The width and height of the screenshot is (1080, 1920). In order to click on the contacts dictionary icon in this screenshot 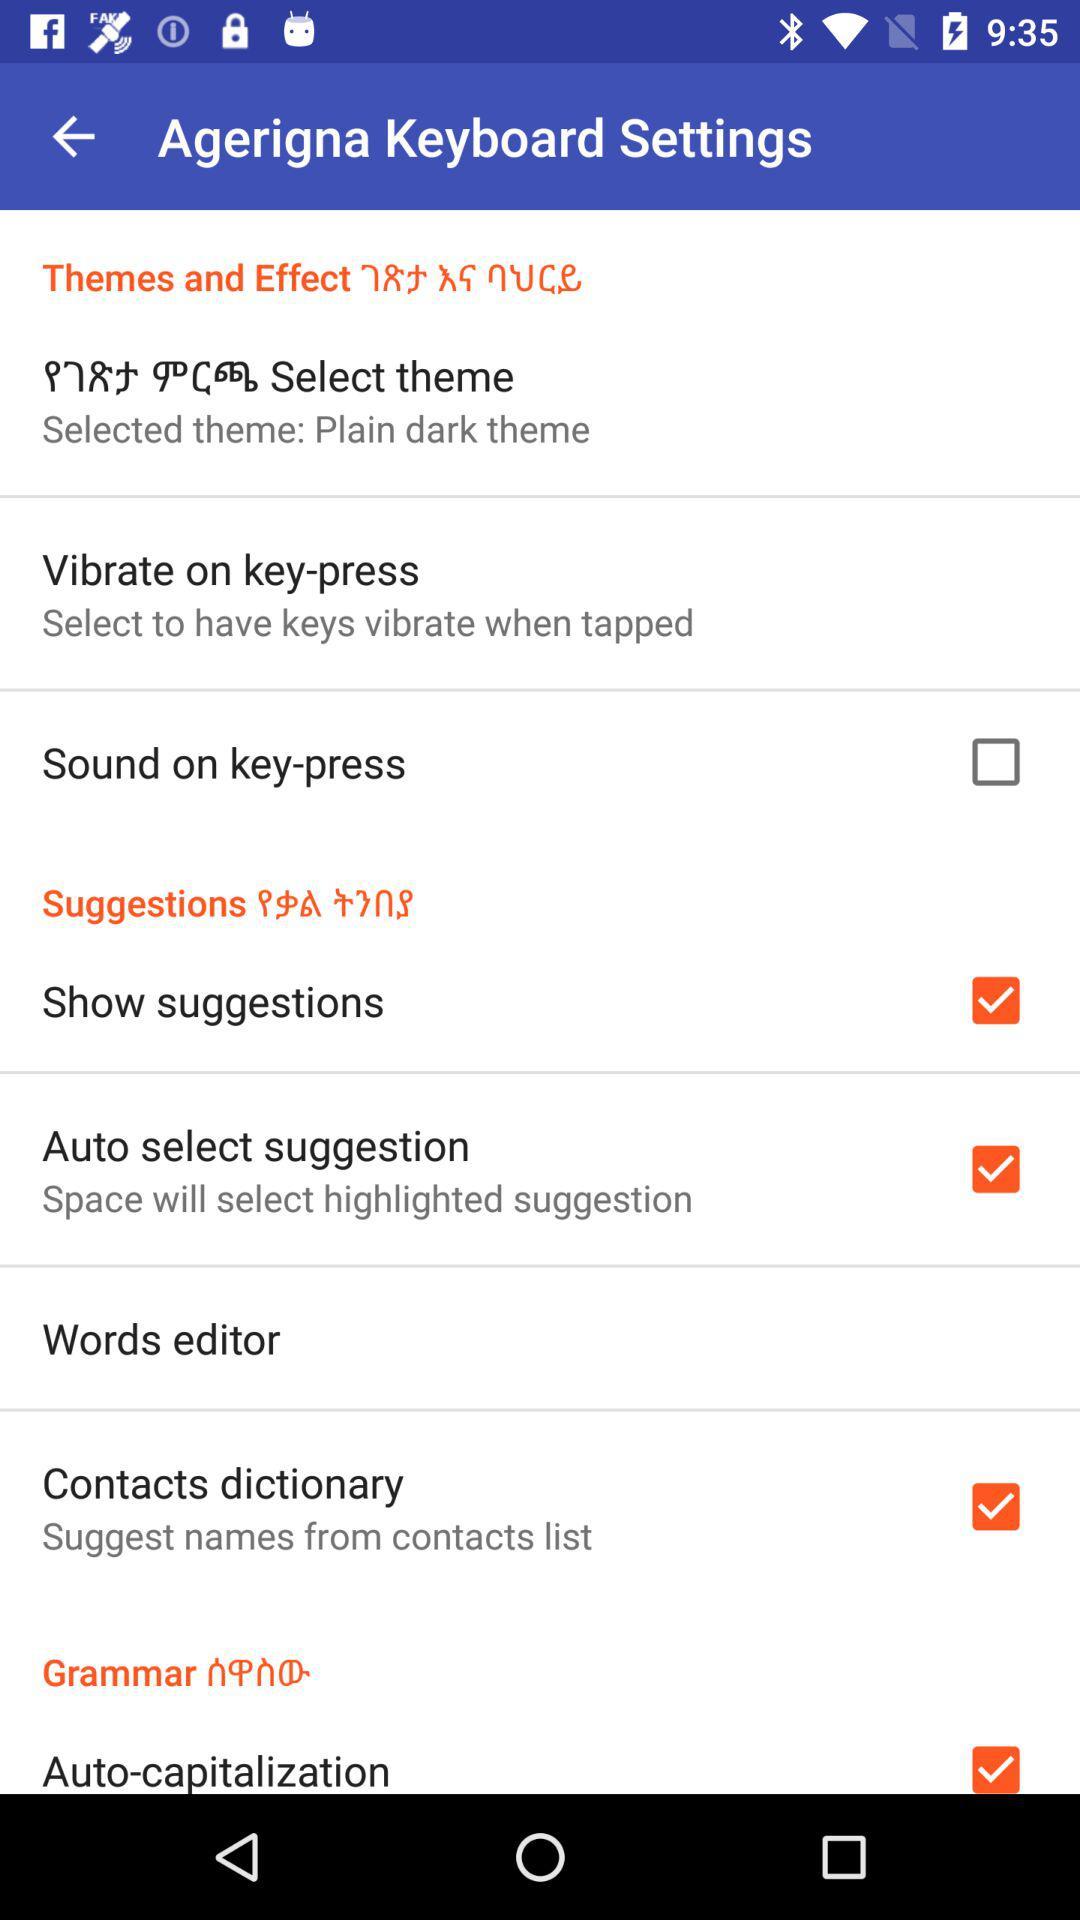, I will do `click(223, 1482)`.